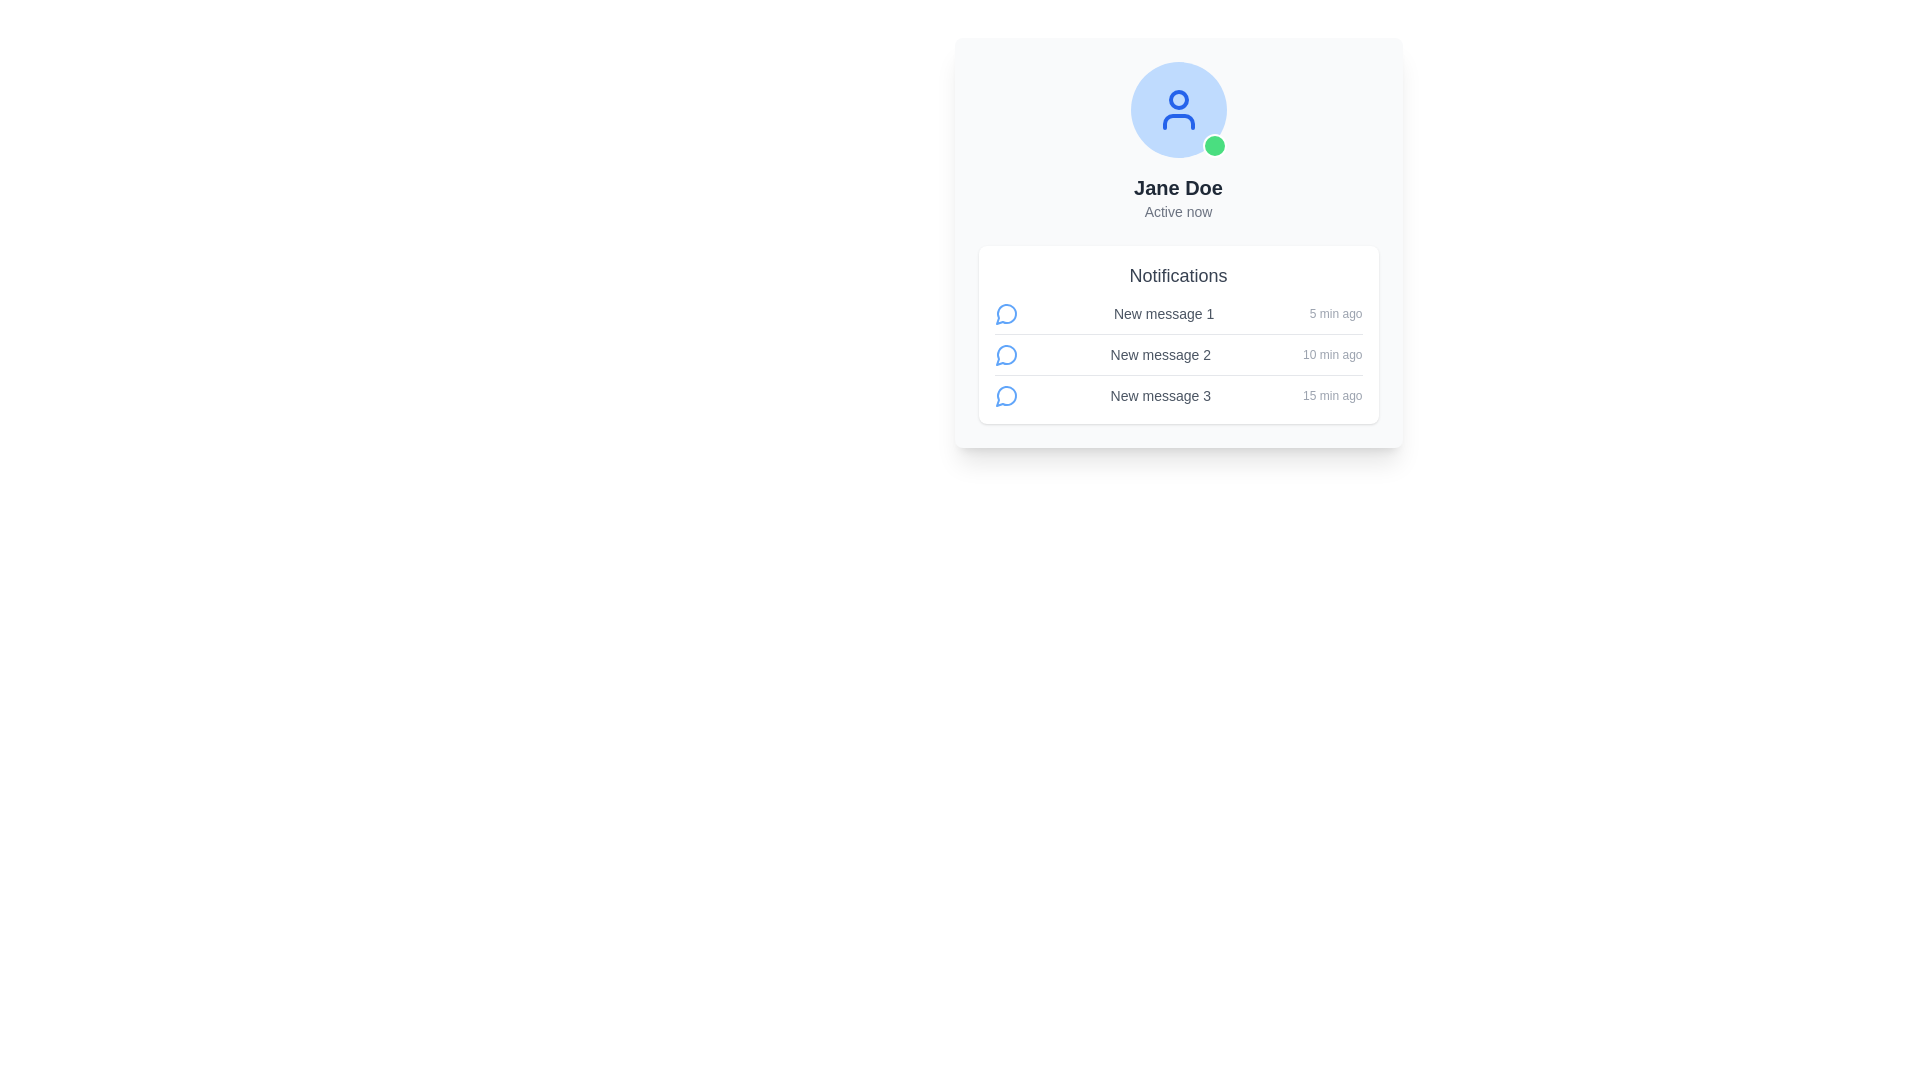 The height and width of the screenshot is (1080, 1920). Describe the element at coordinates (1178, 212) in the screenshot. I see `the online status text label that indicates the user's status below 'Jane Doe'` at that location.